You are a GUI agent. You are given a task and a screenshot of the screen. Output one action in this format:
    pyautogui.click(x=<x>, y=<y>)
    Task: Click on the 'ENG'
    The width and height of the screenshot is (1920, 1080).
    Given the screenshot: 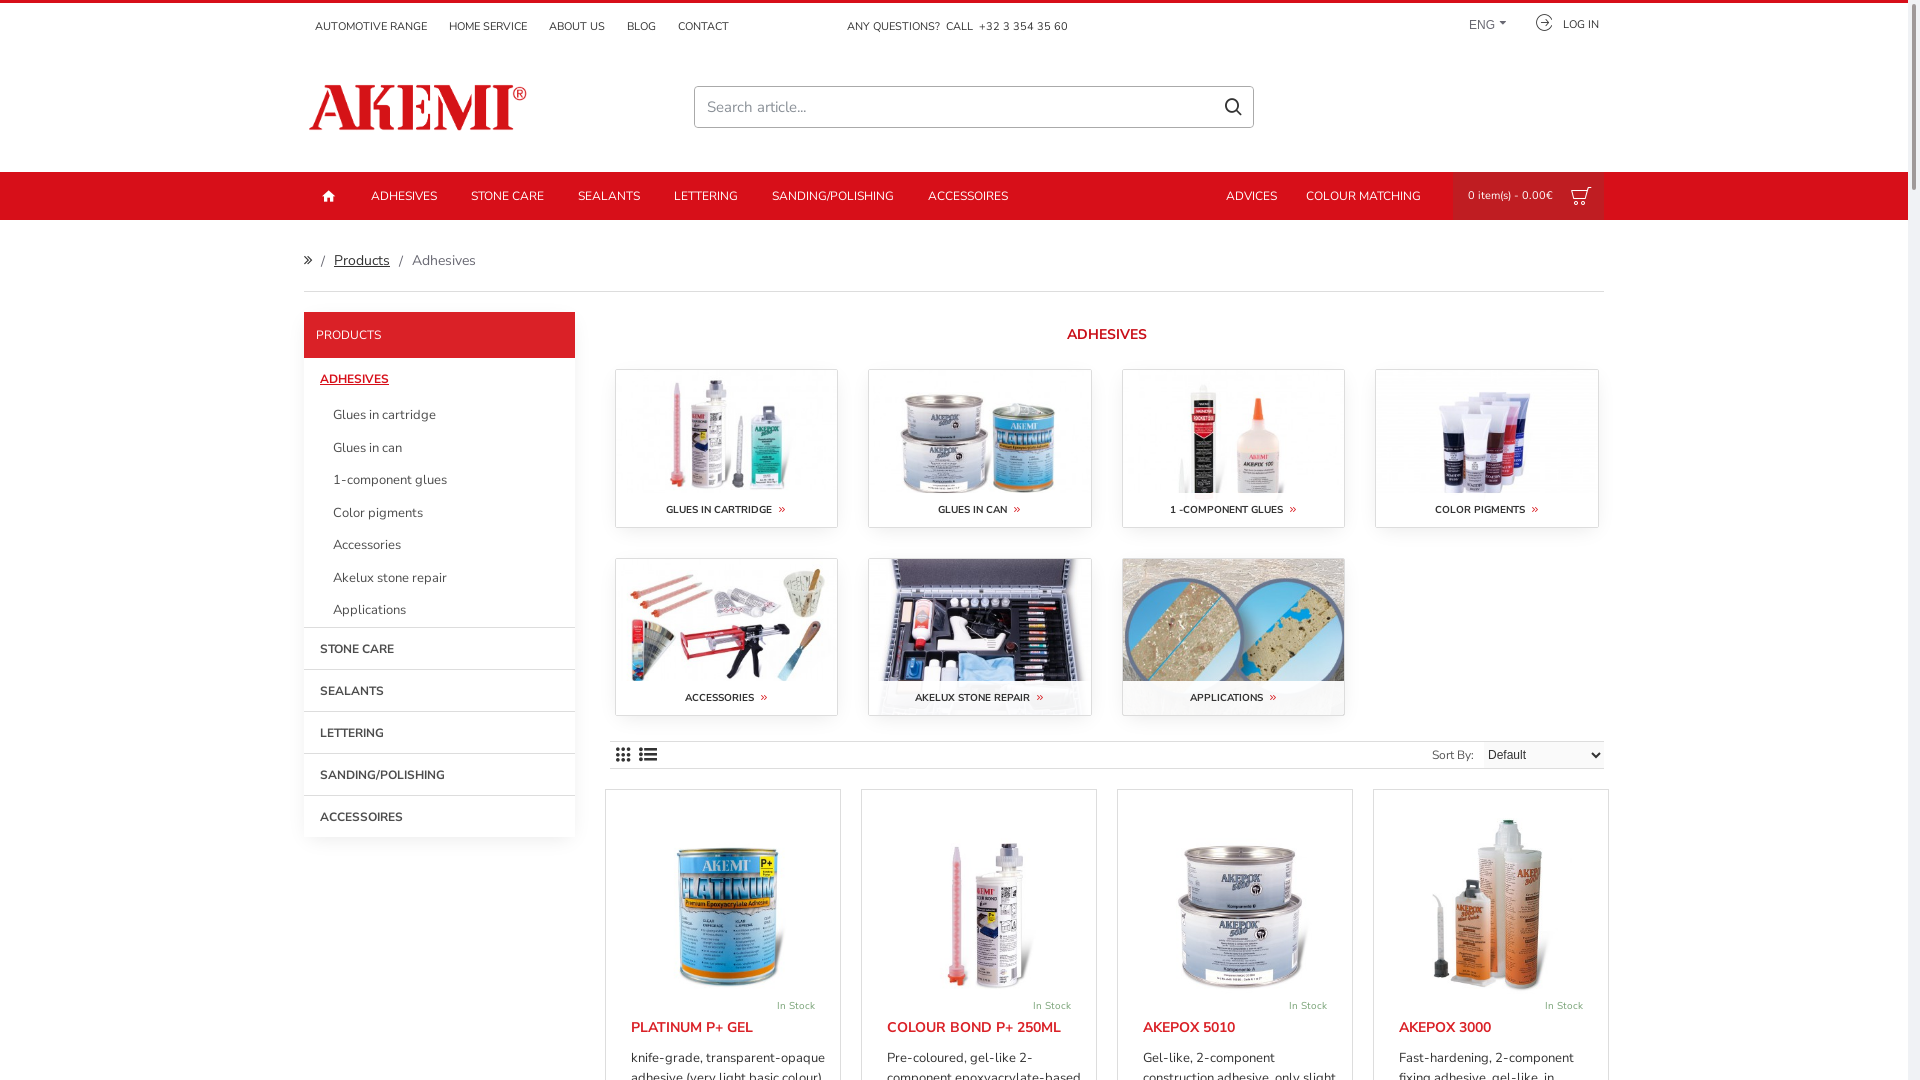 What is the action you would take?
    pyautogui.click(x=1482, y=21)
    